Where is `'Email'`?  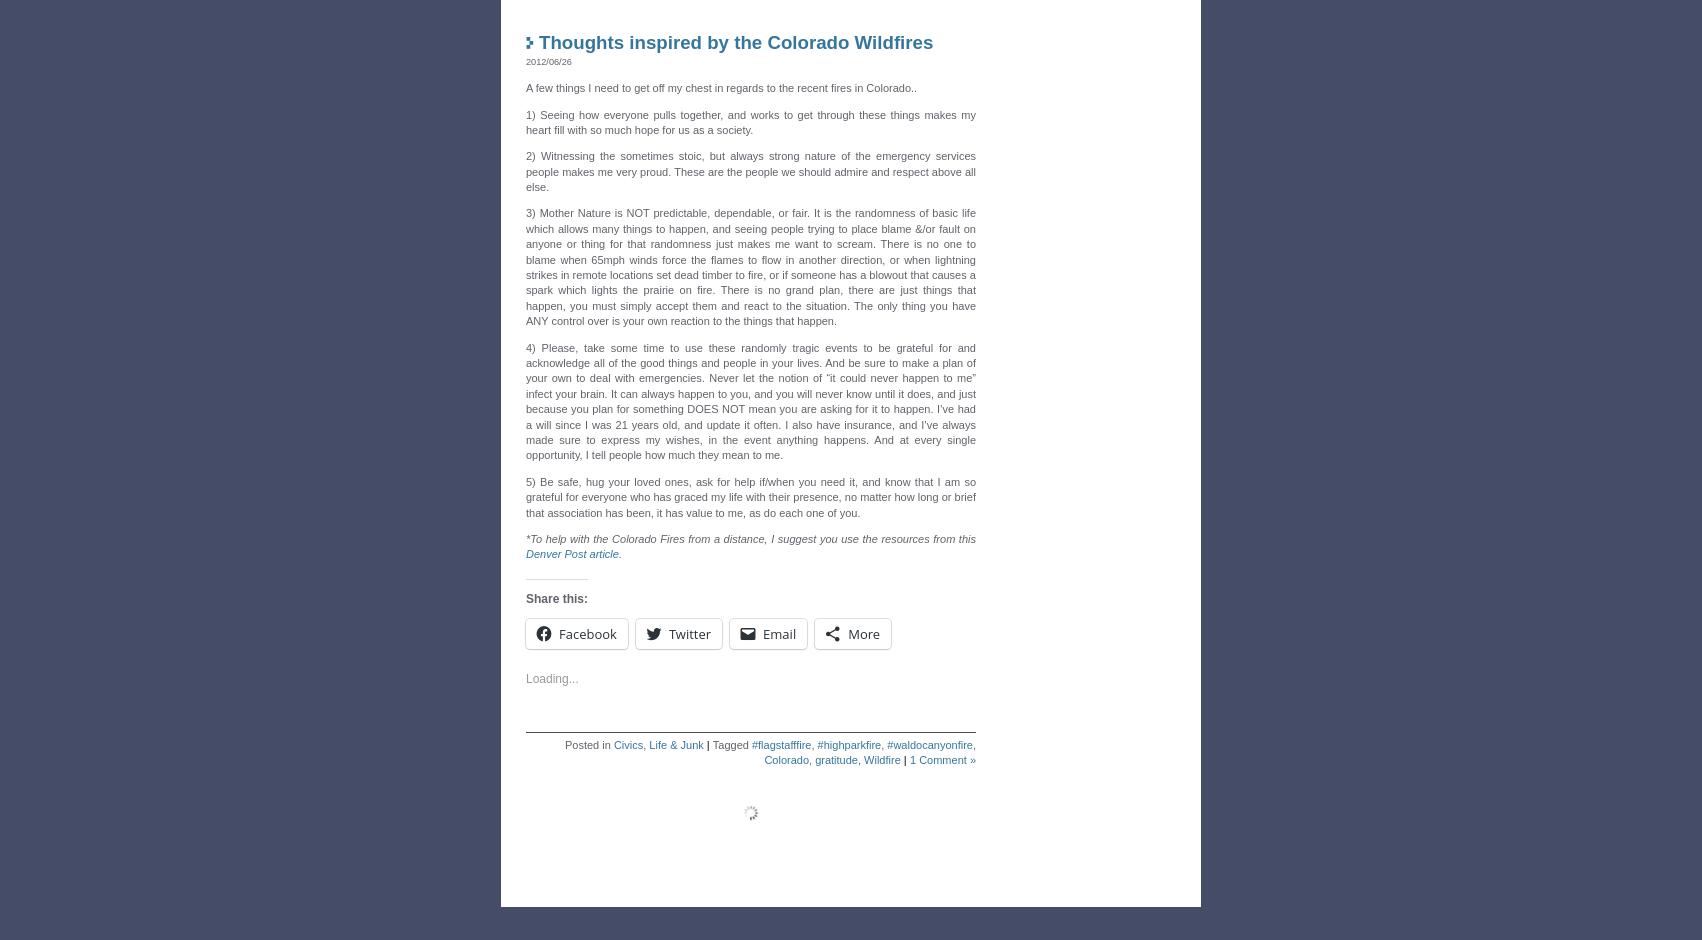 'Email' is located at coordinates (778, 628).